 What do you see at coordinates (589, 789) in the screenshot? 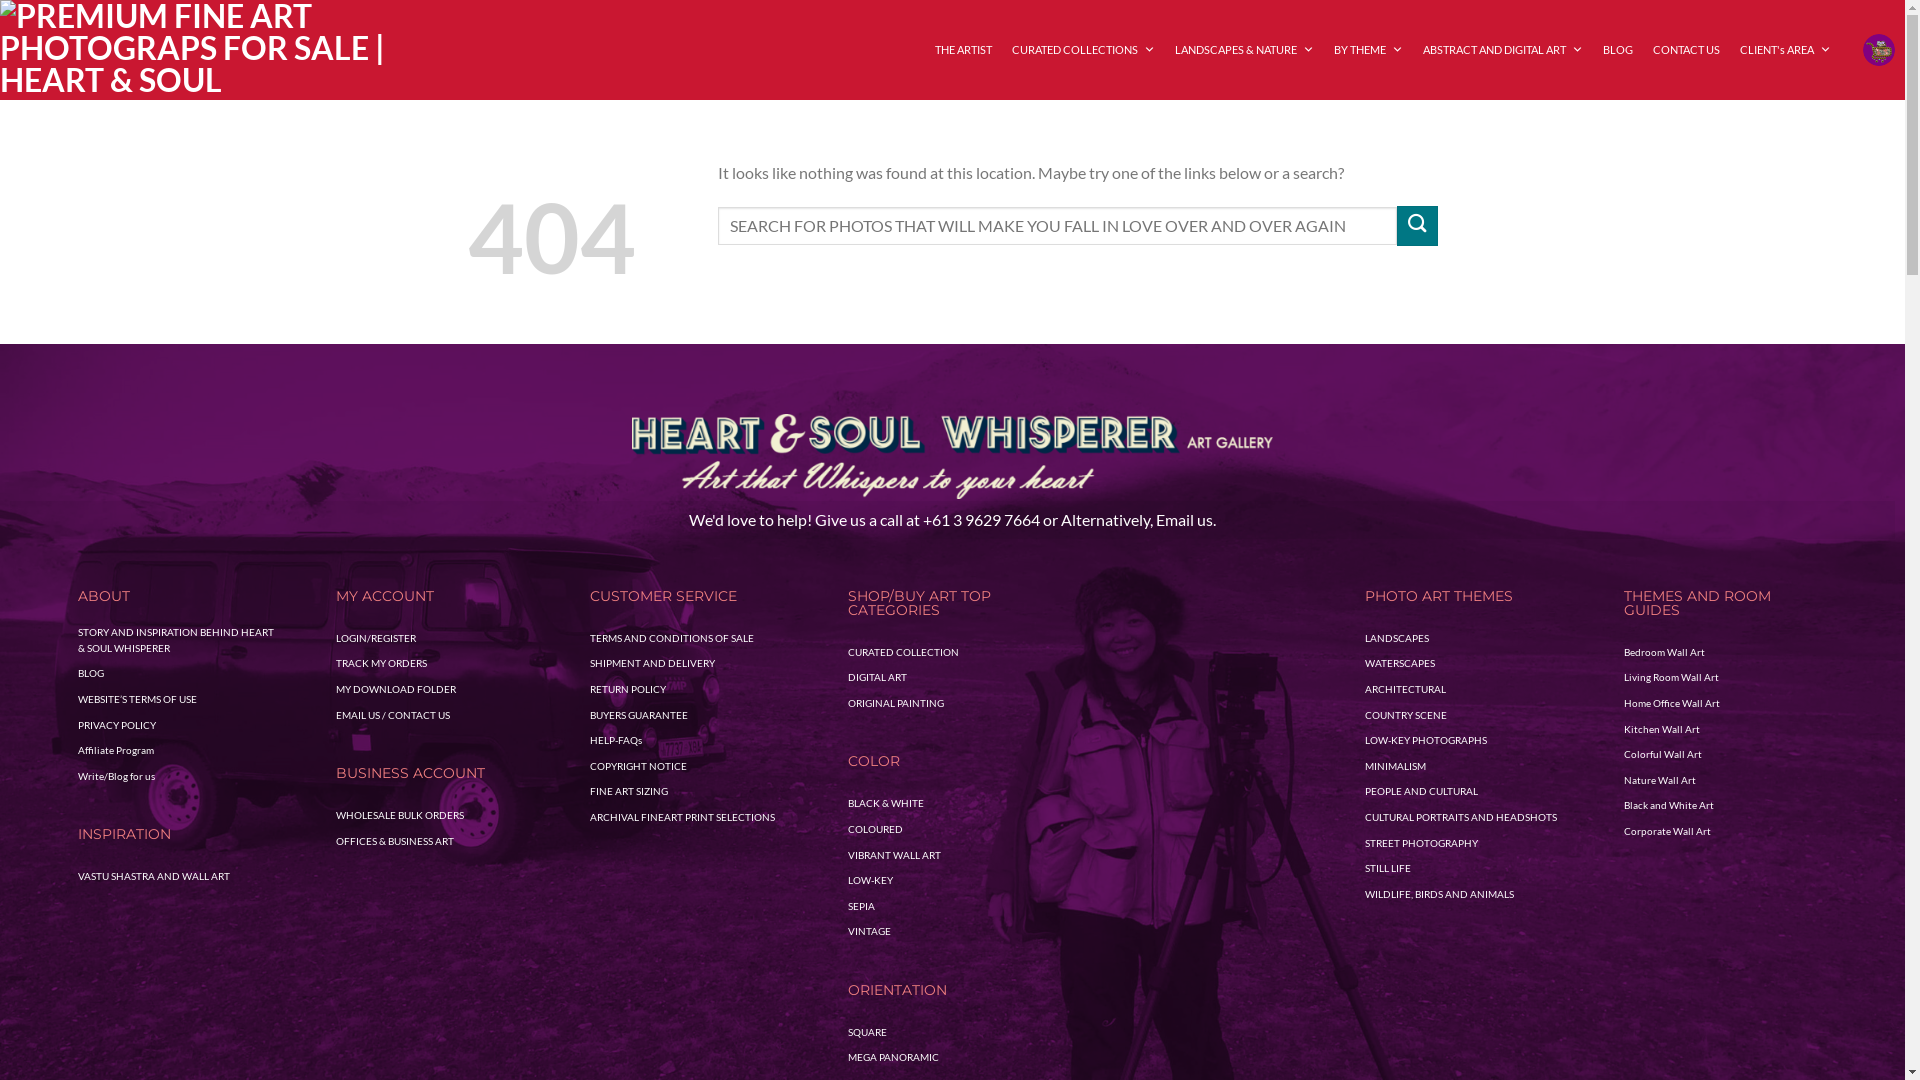
I see `'FINE ART SIZING'` at bounding box center [589, 789].